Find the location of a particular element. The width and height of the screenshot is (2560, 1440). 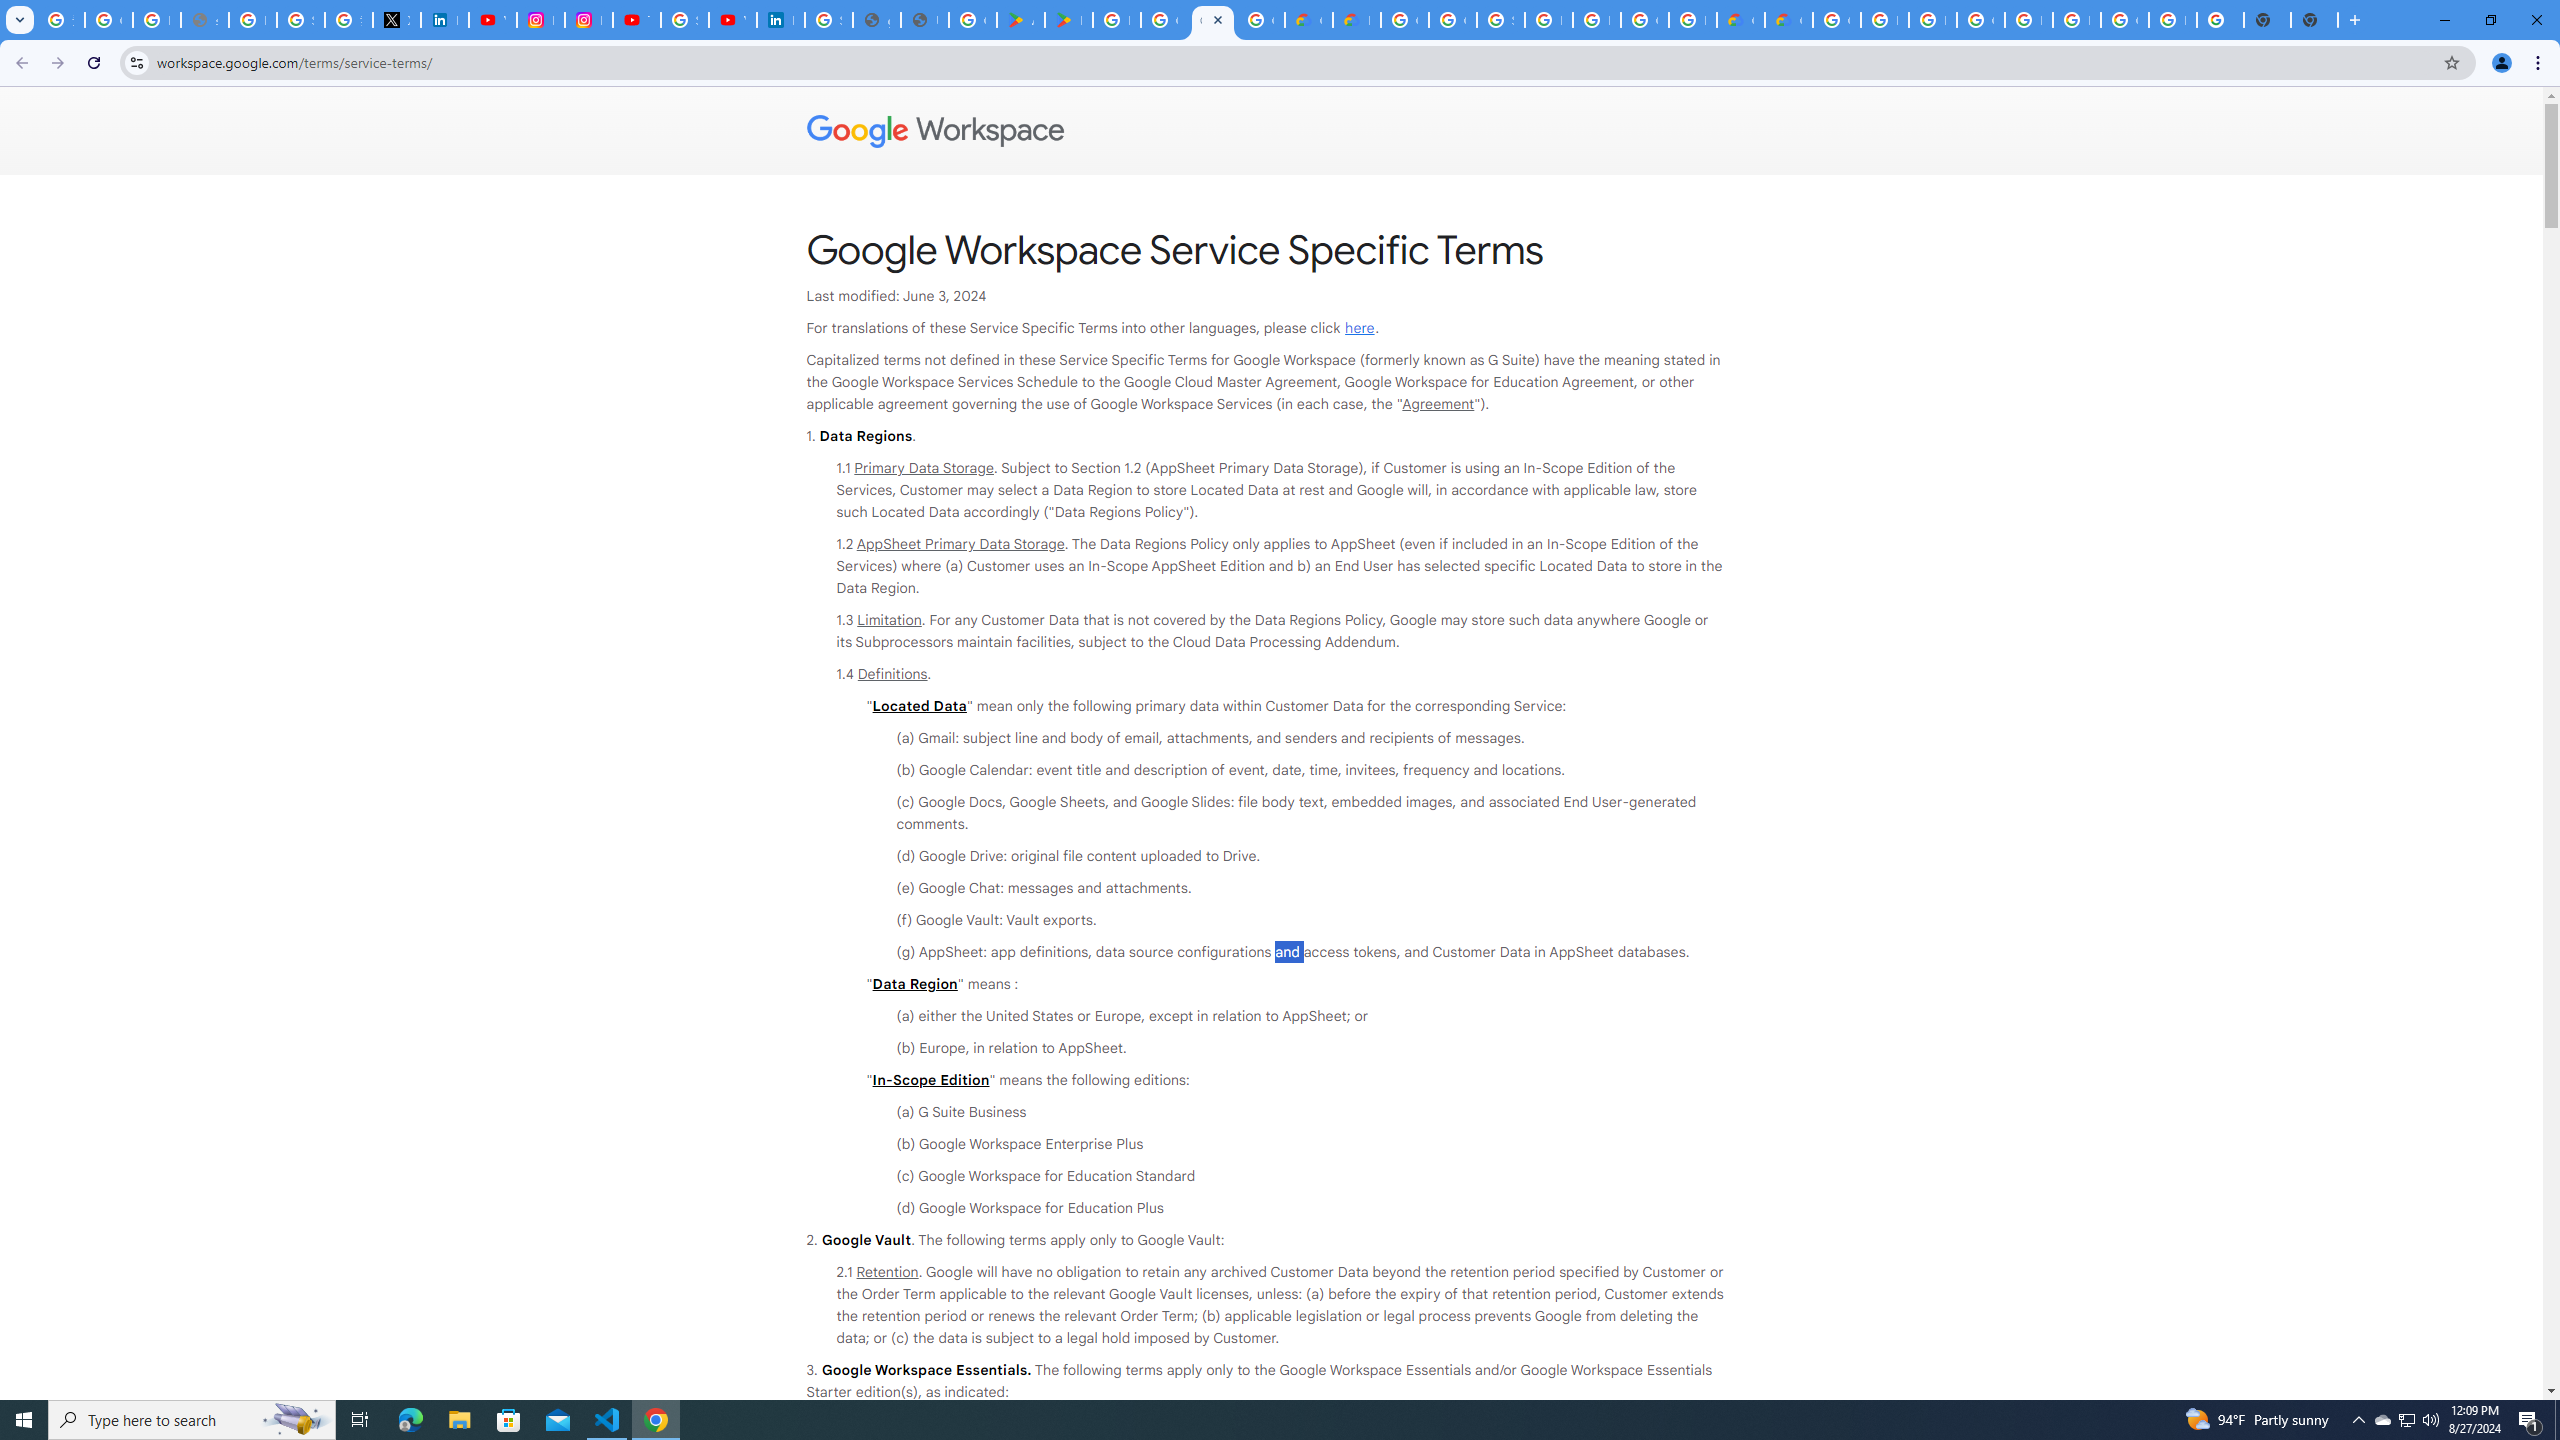

'Identity verification via Persona | LinkedIn Help' is located at coordinates (779, 19).